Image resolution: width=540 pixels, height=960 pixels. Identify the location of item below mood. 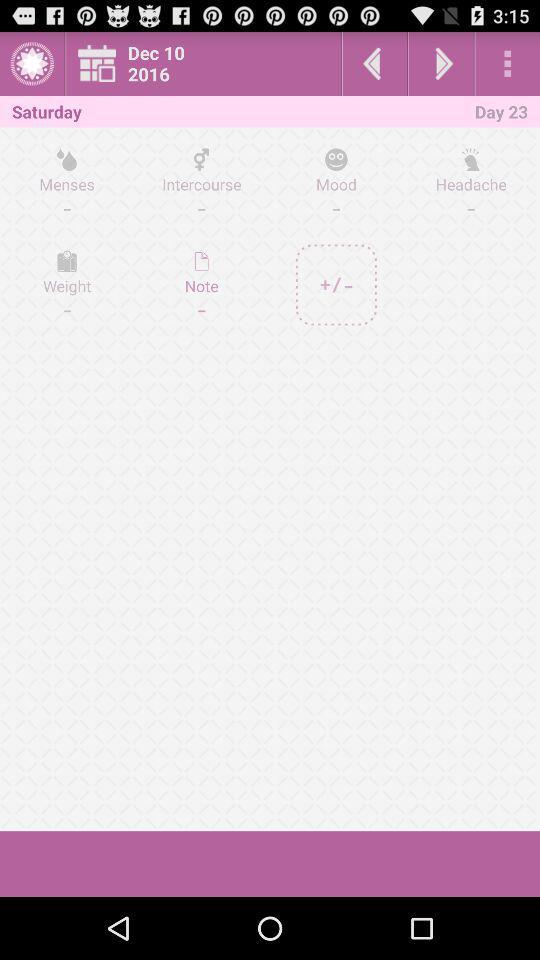
(336, 284).